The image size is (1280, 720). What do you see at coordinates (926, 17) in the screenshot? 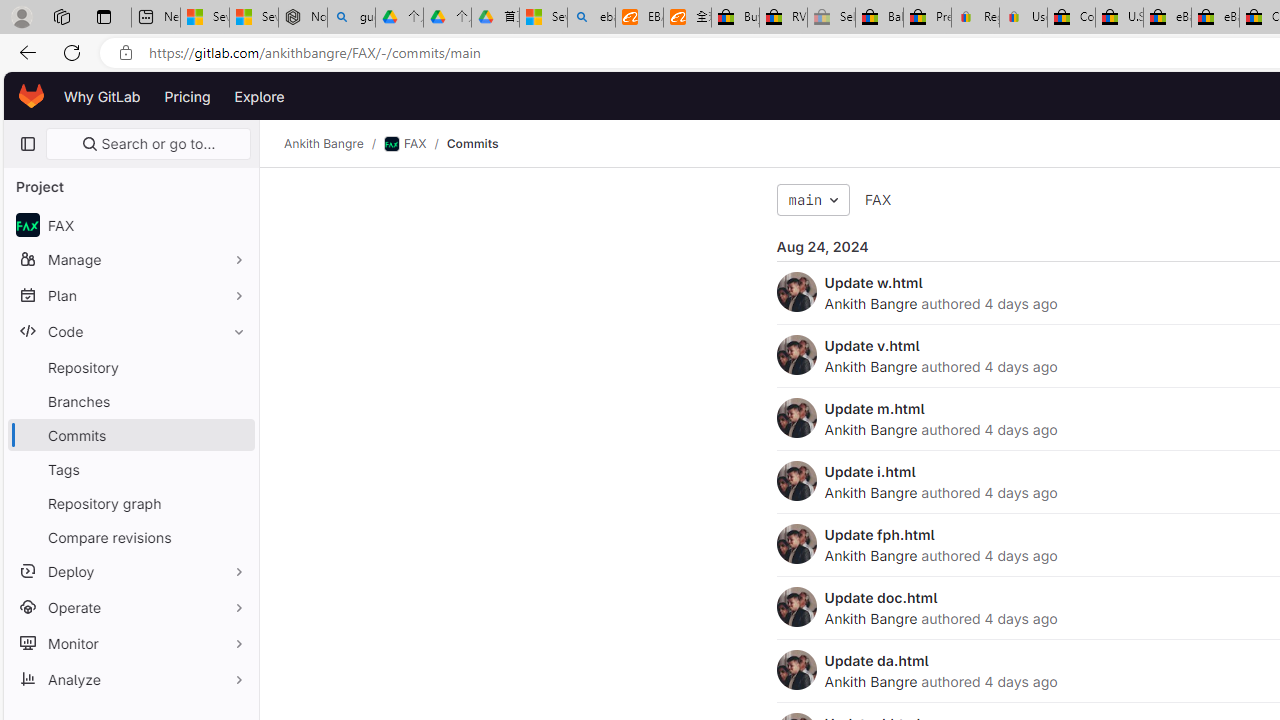
I see `'Press Room - eBay Inc.'` at bounding box center [926, 17].